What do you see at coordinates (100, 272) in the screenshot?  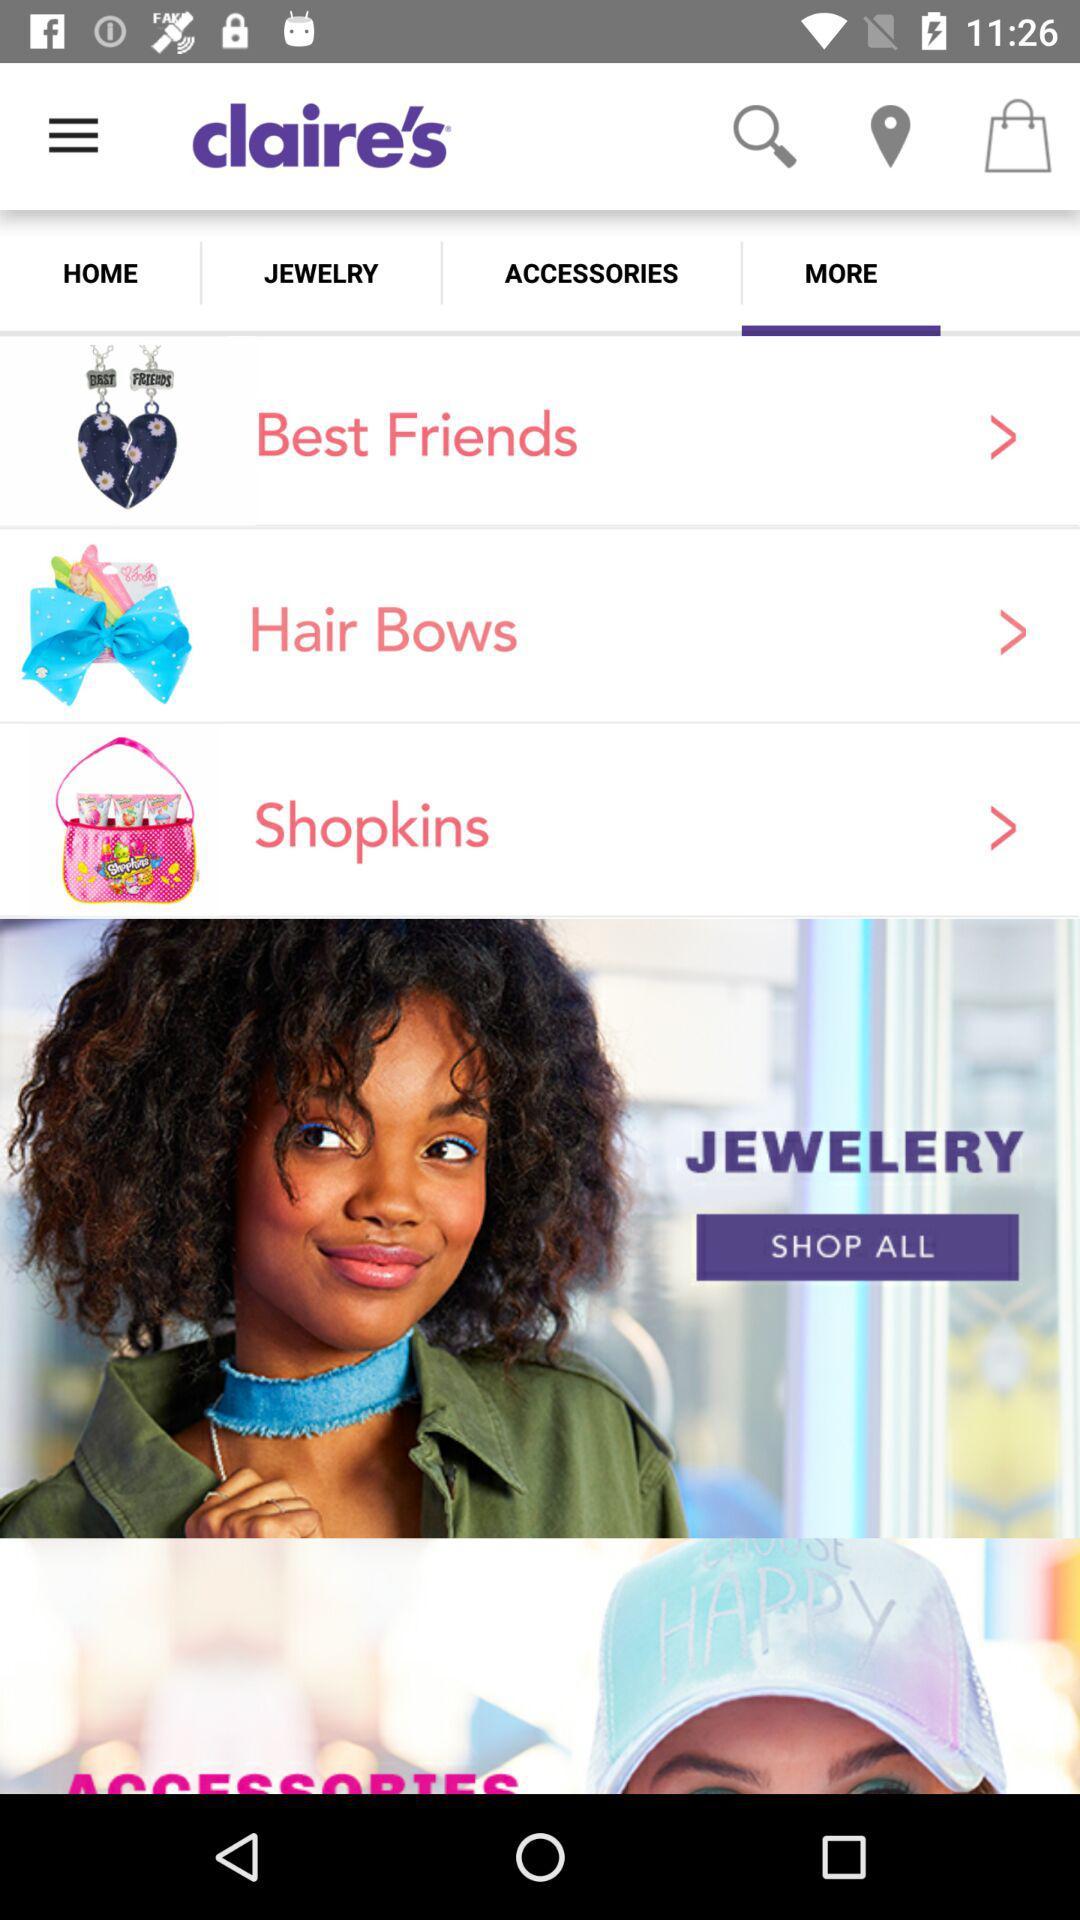 I see `the app next to jewelry` at bounding box center [100, 272].